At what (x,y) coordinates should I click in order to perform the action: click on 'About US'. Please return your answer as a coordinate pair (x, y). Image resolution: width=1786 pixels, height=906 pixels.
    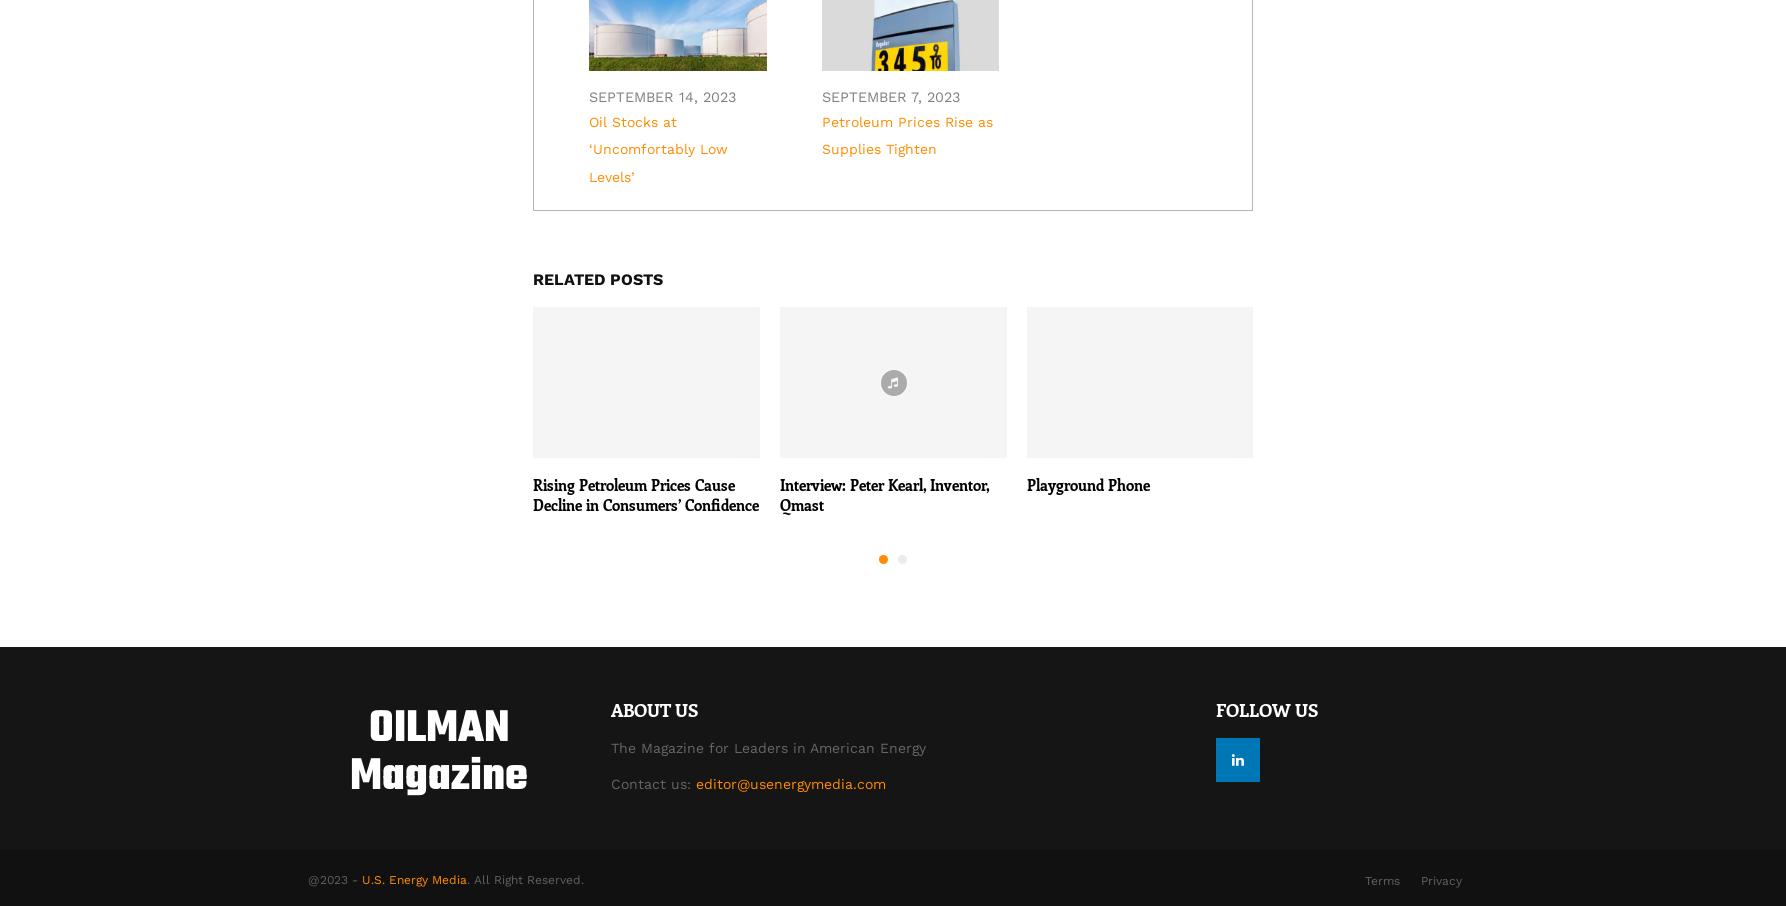
    Looking at the image, I should click on (653, 710).